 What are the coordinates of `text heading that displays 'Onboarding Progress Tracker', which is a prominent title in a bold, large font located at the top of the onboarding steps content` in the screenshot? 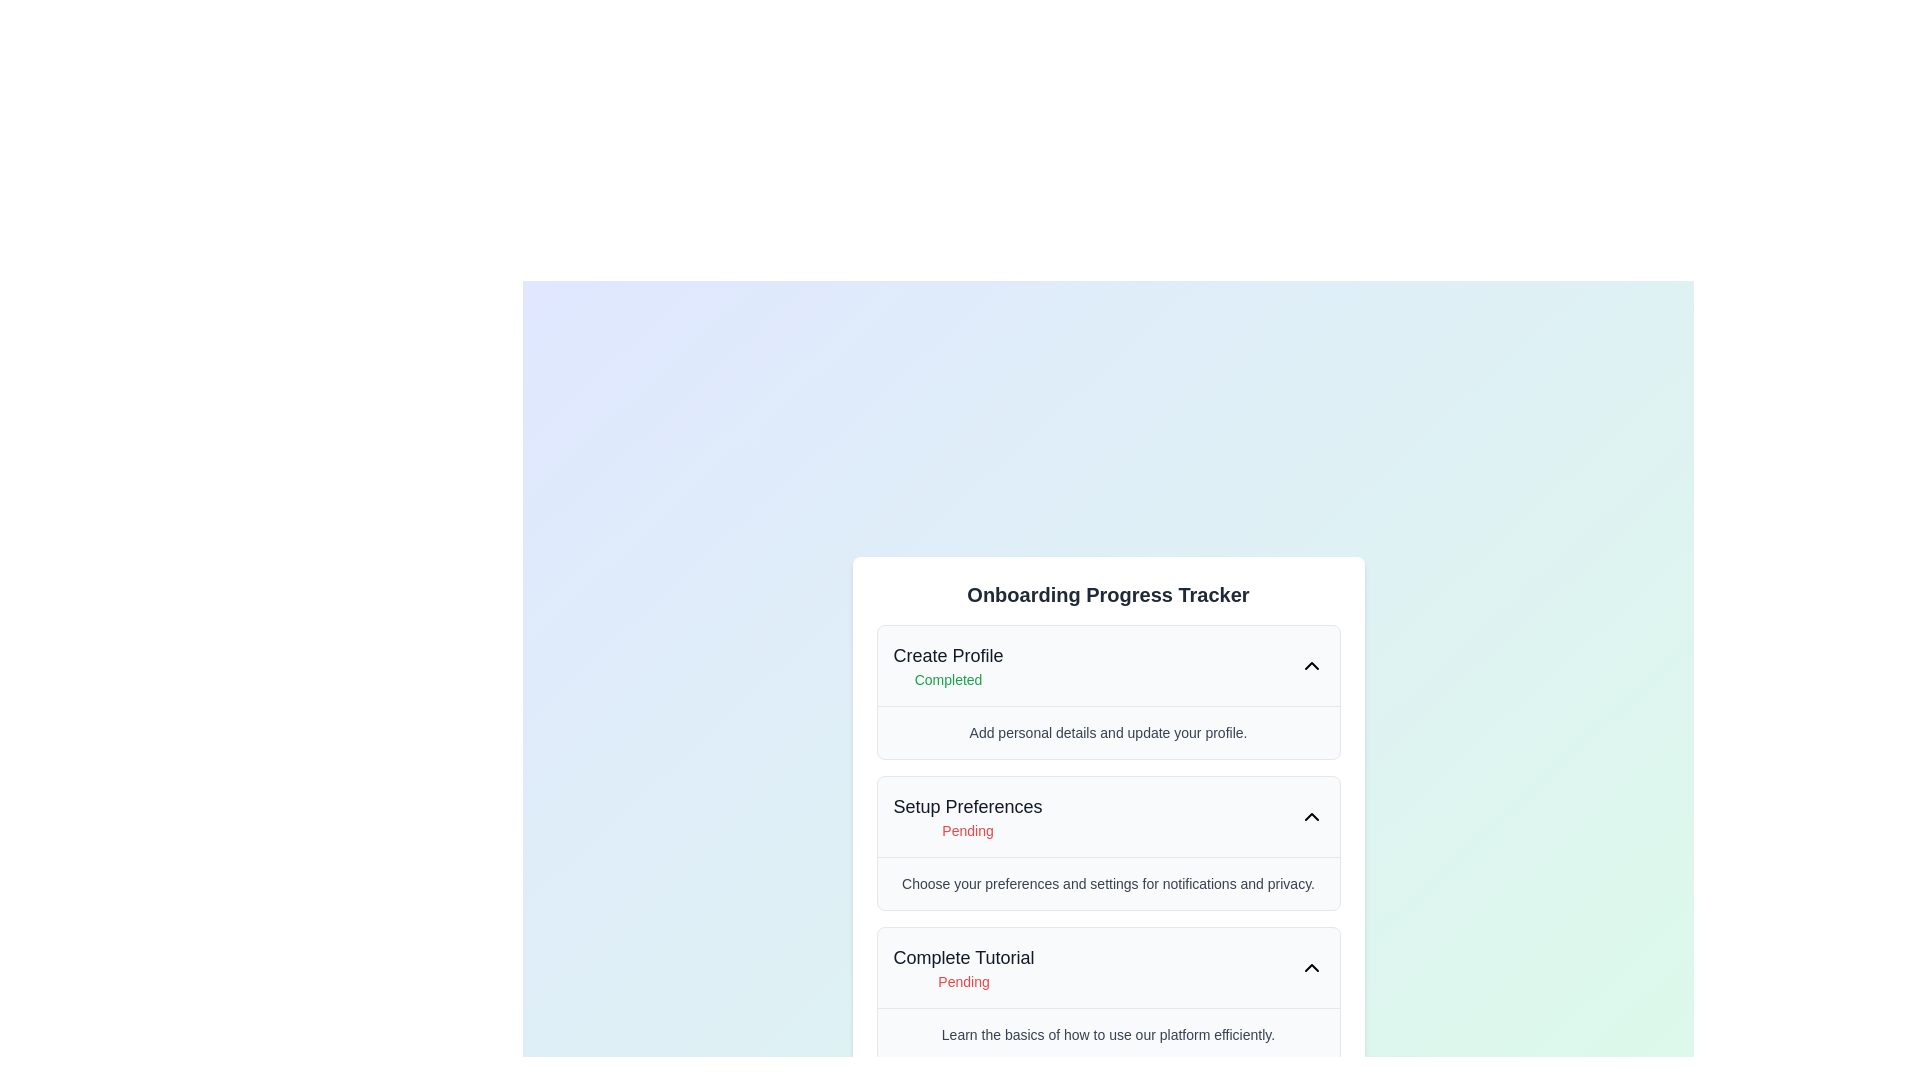 It's located at (1107, 593).